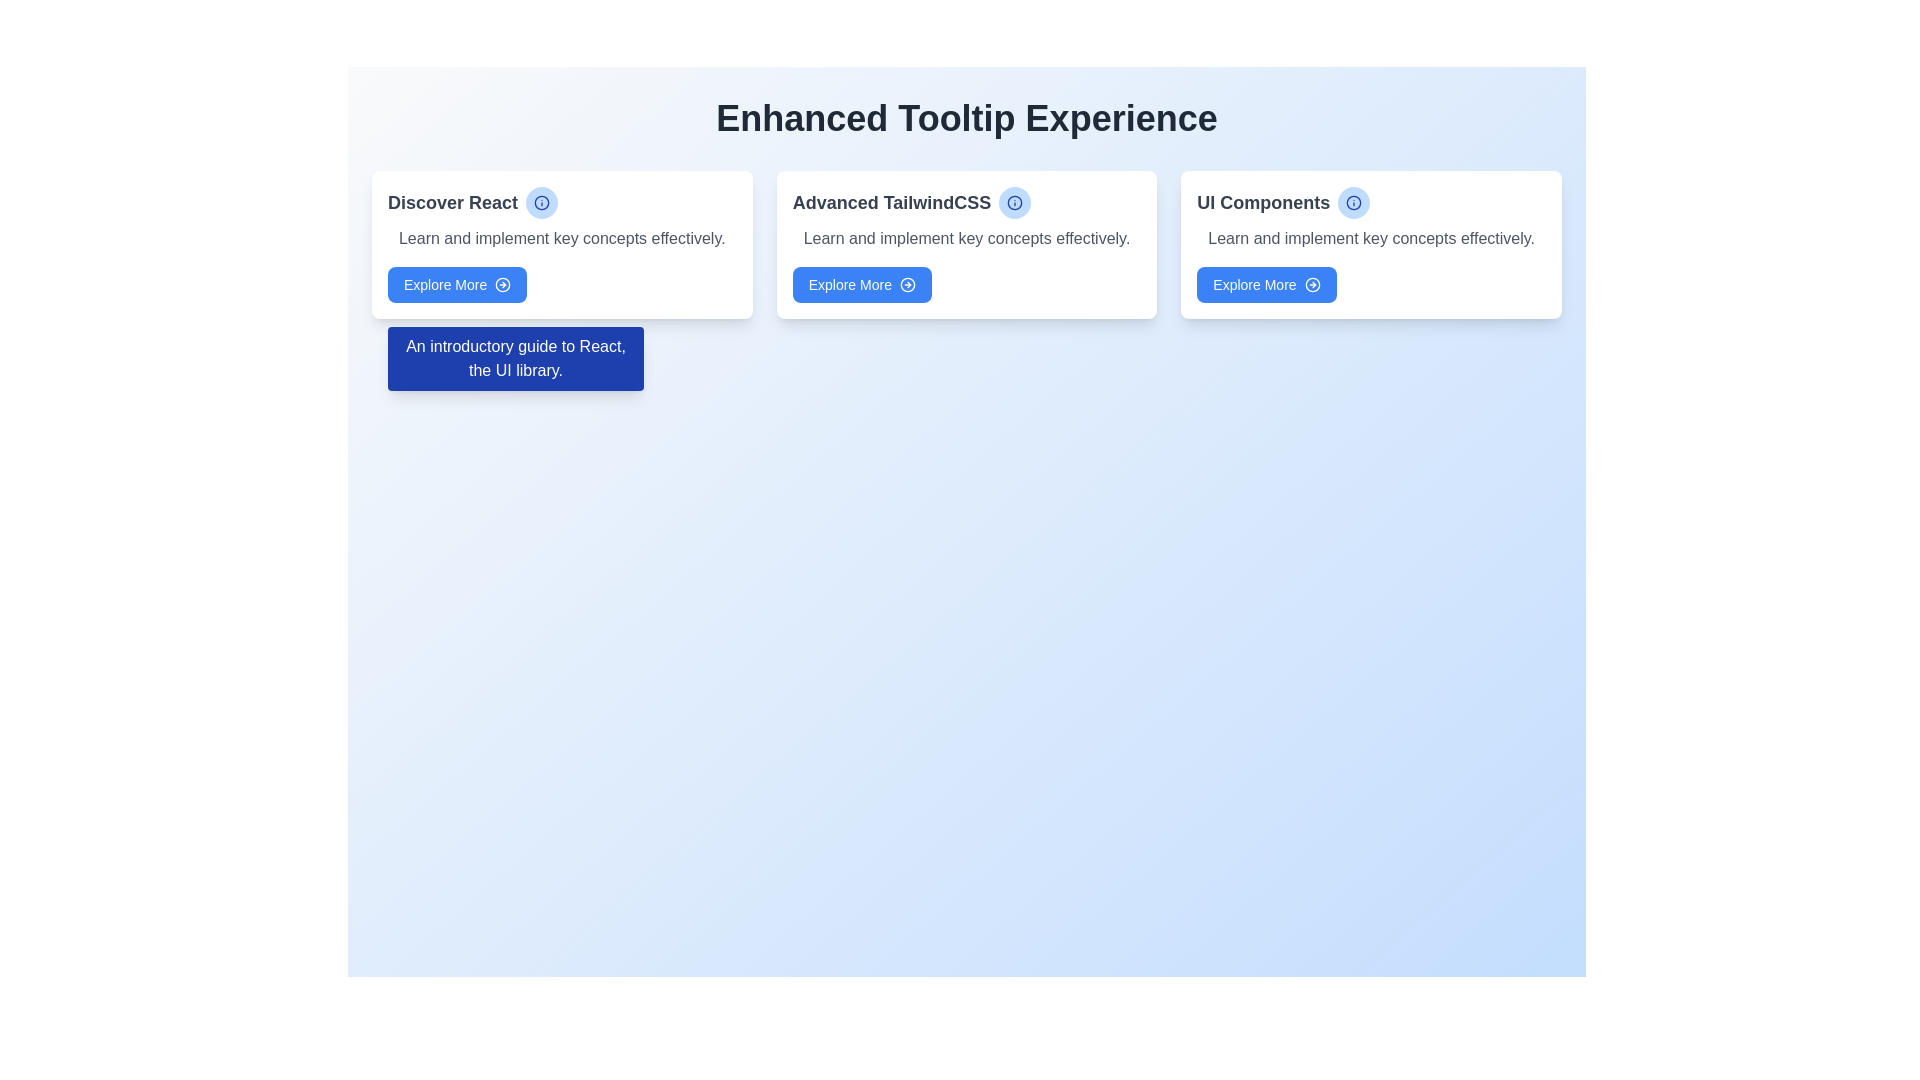 This screenshot has width=1920, height=1080. Describe the element at coordinates (966, 203) in the screenshot. I see `the text label reading 'Advanced TailwindCSS' which is prominently displayed in bold, large dark gray font within its card layout` at that location.